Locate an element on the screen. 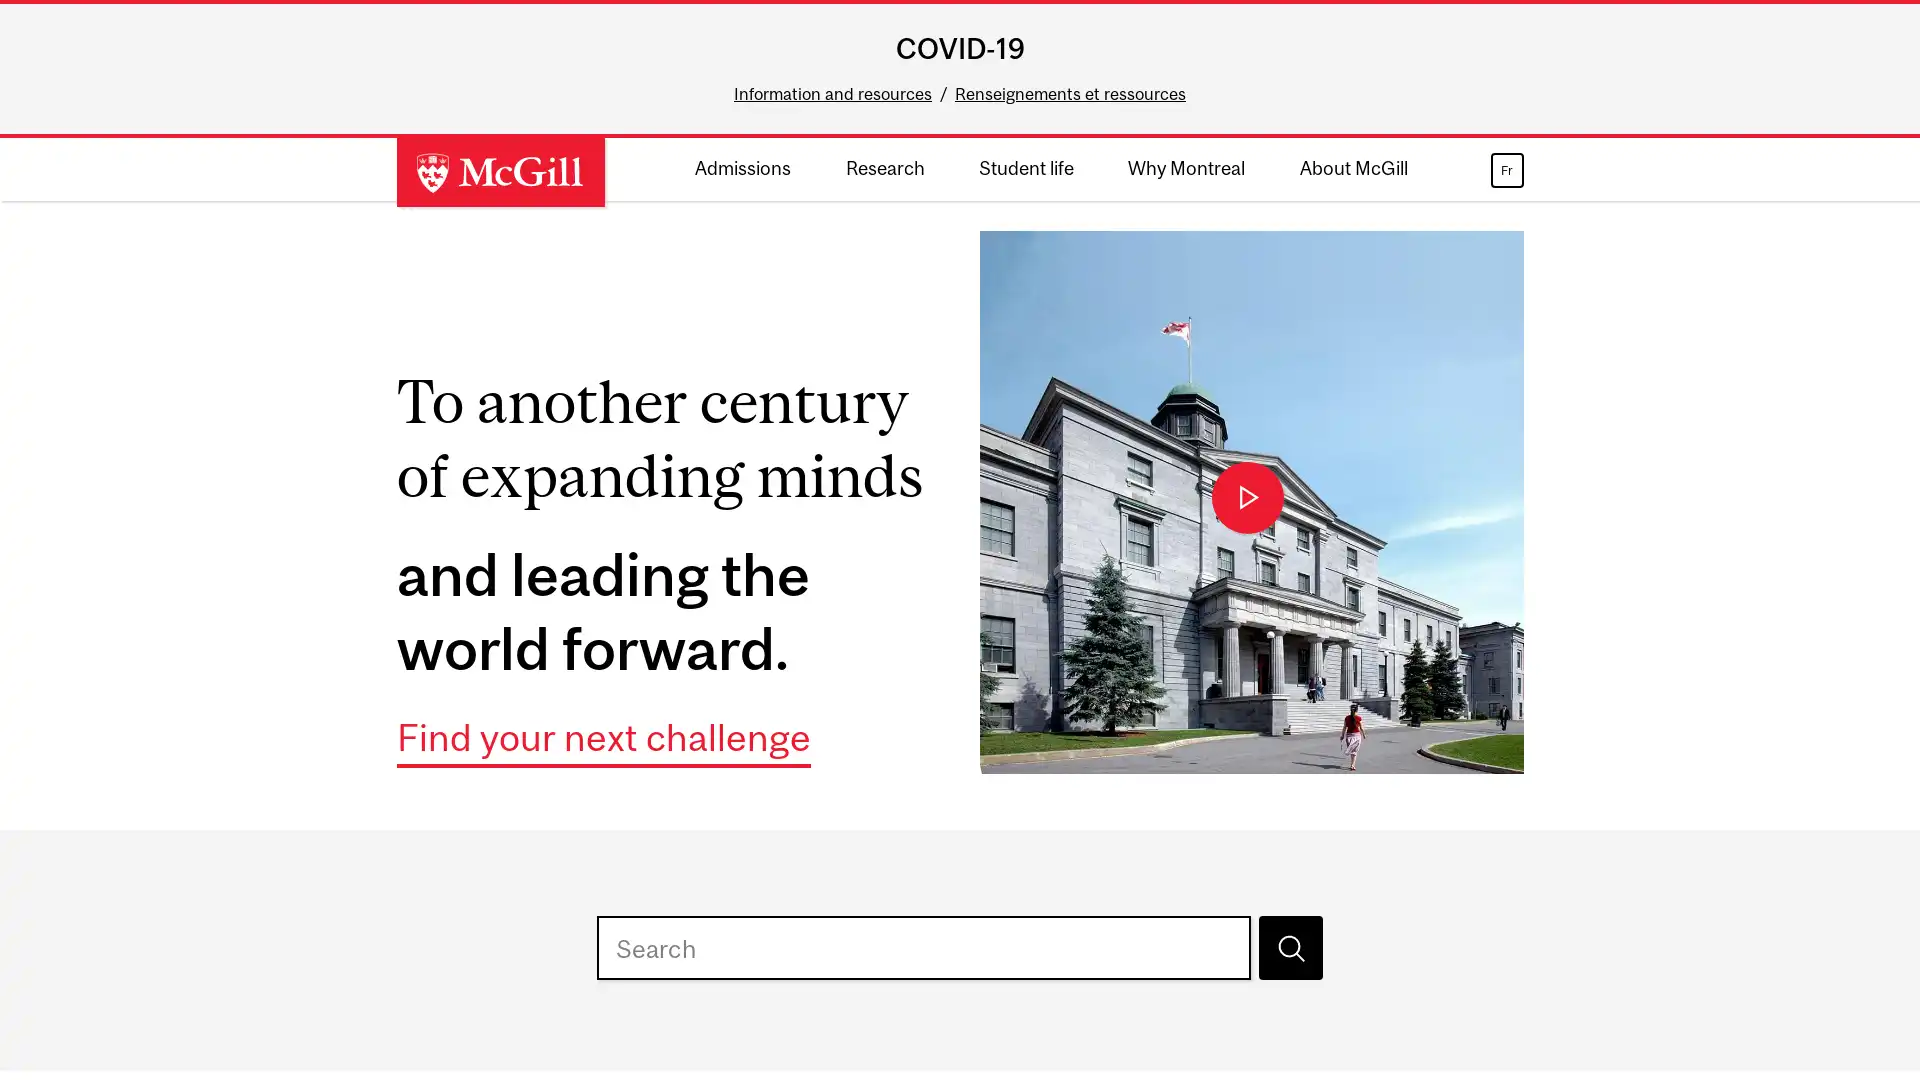  Why Montreal is located at coordinates (1186, 167).